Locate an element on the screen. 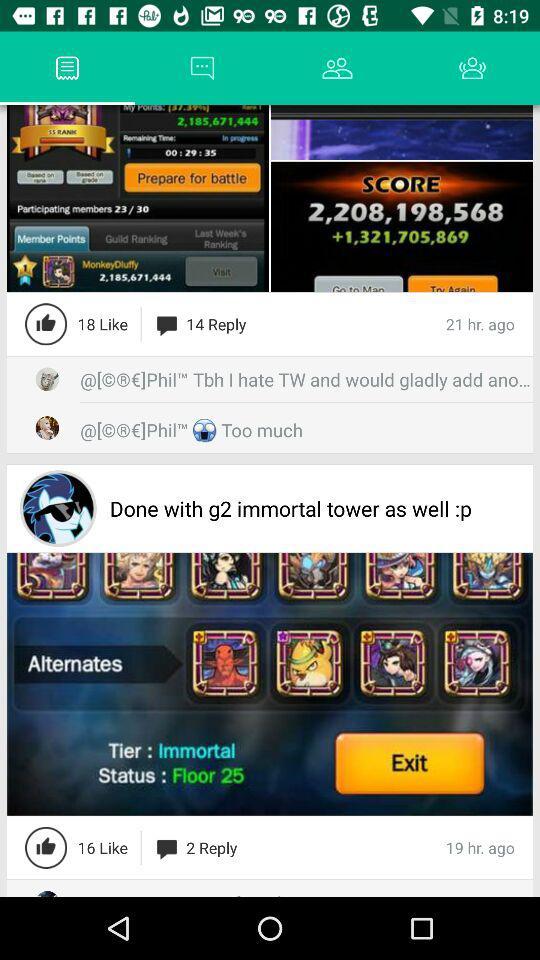  like post is located at coordinates (46, 846).